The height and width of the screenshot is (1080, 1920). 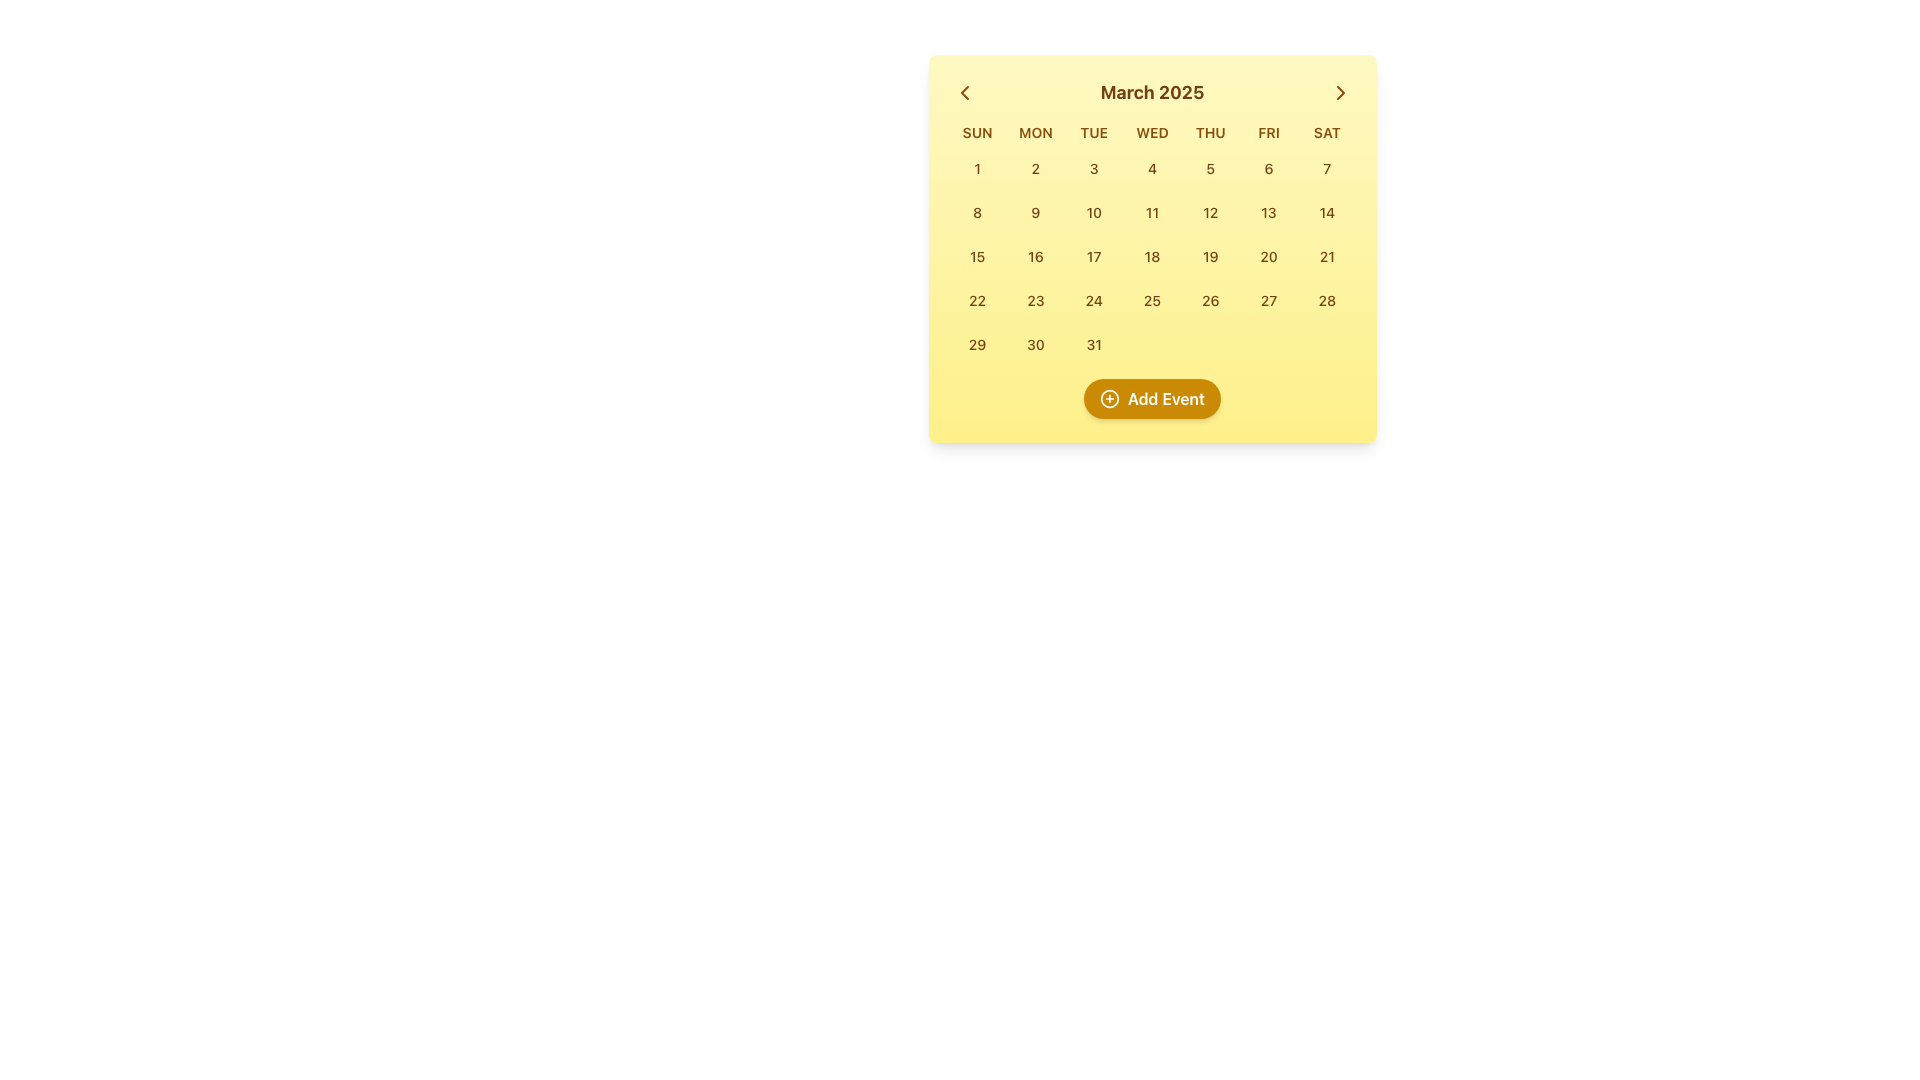 What do you see at coordinates (977, 167) in the screenshot?
I see `the text label '1' within the clickable grid cell of the calendar date picker, located under the 'SUN' column header` at bounding box center [977, 167].